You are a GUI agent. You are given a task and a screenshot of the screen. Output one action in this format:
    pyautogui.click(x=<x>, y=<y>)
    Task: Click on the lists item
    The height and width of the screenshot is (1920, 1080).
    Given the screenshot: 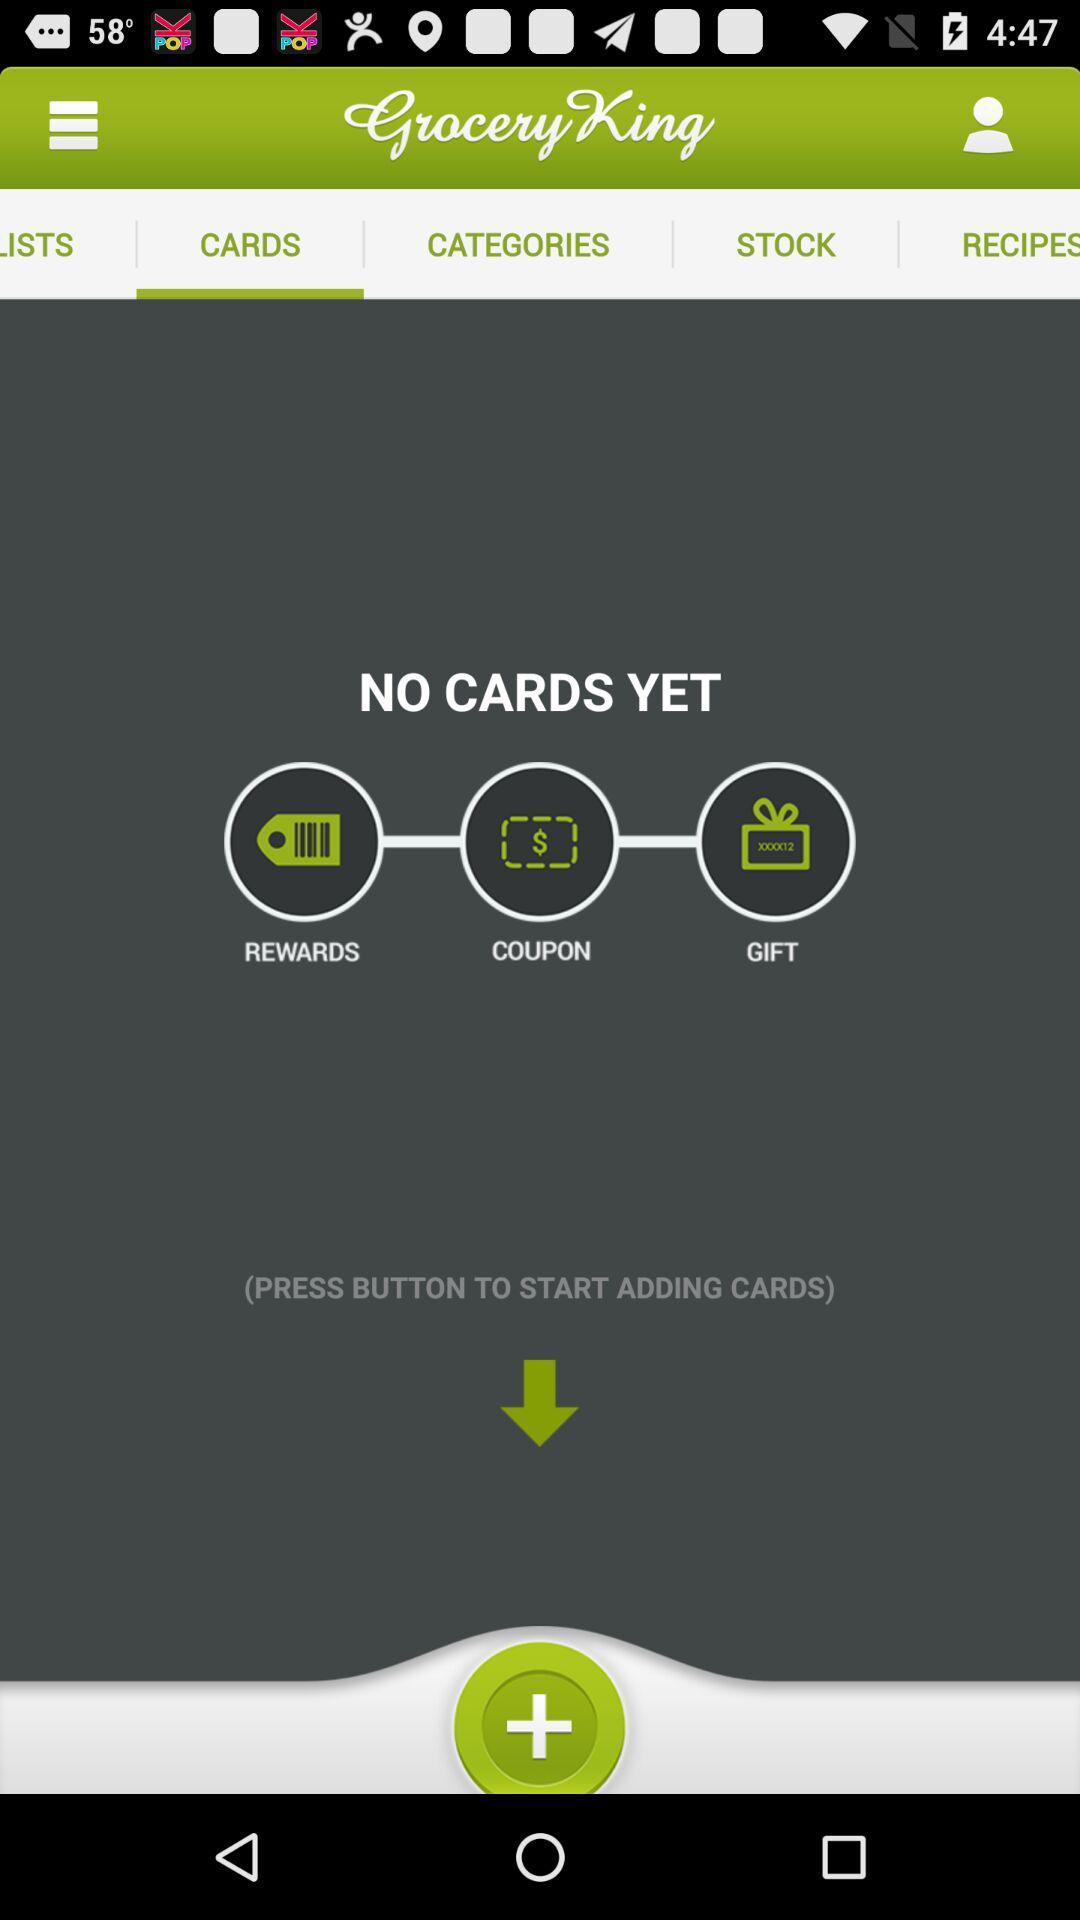 What is the action you would take?
    pyautogui.click(x=67, y=243)
    